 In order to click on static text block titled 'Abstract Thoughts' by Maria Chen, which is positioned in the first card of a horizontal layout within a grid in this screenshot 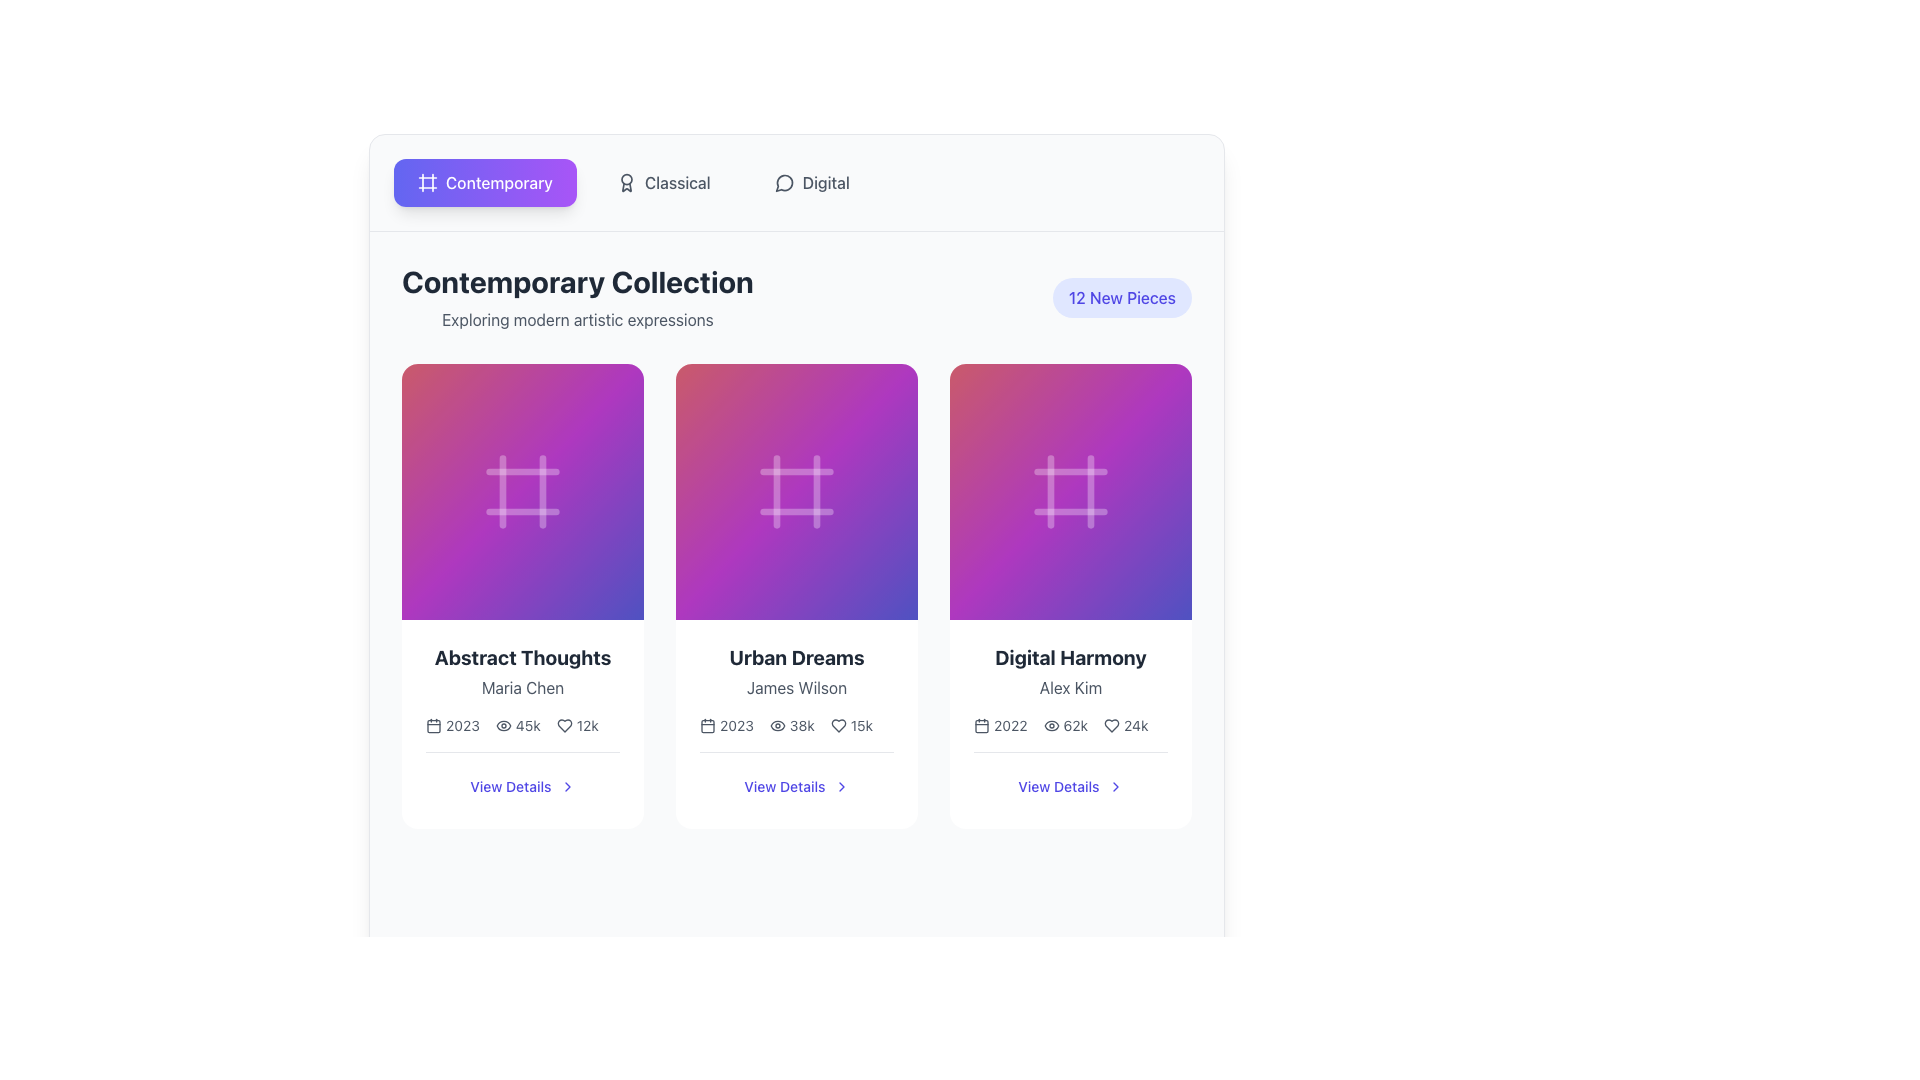, I will do `click(523, 671)`.